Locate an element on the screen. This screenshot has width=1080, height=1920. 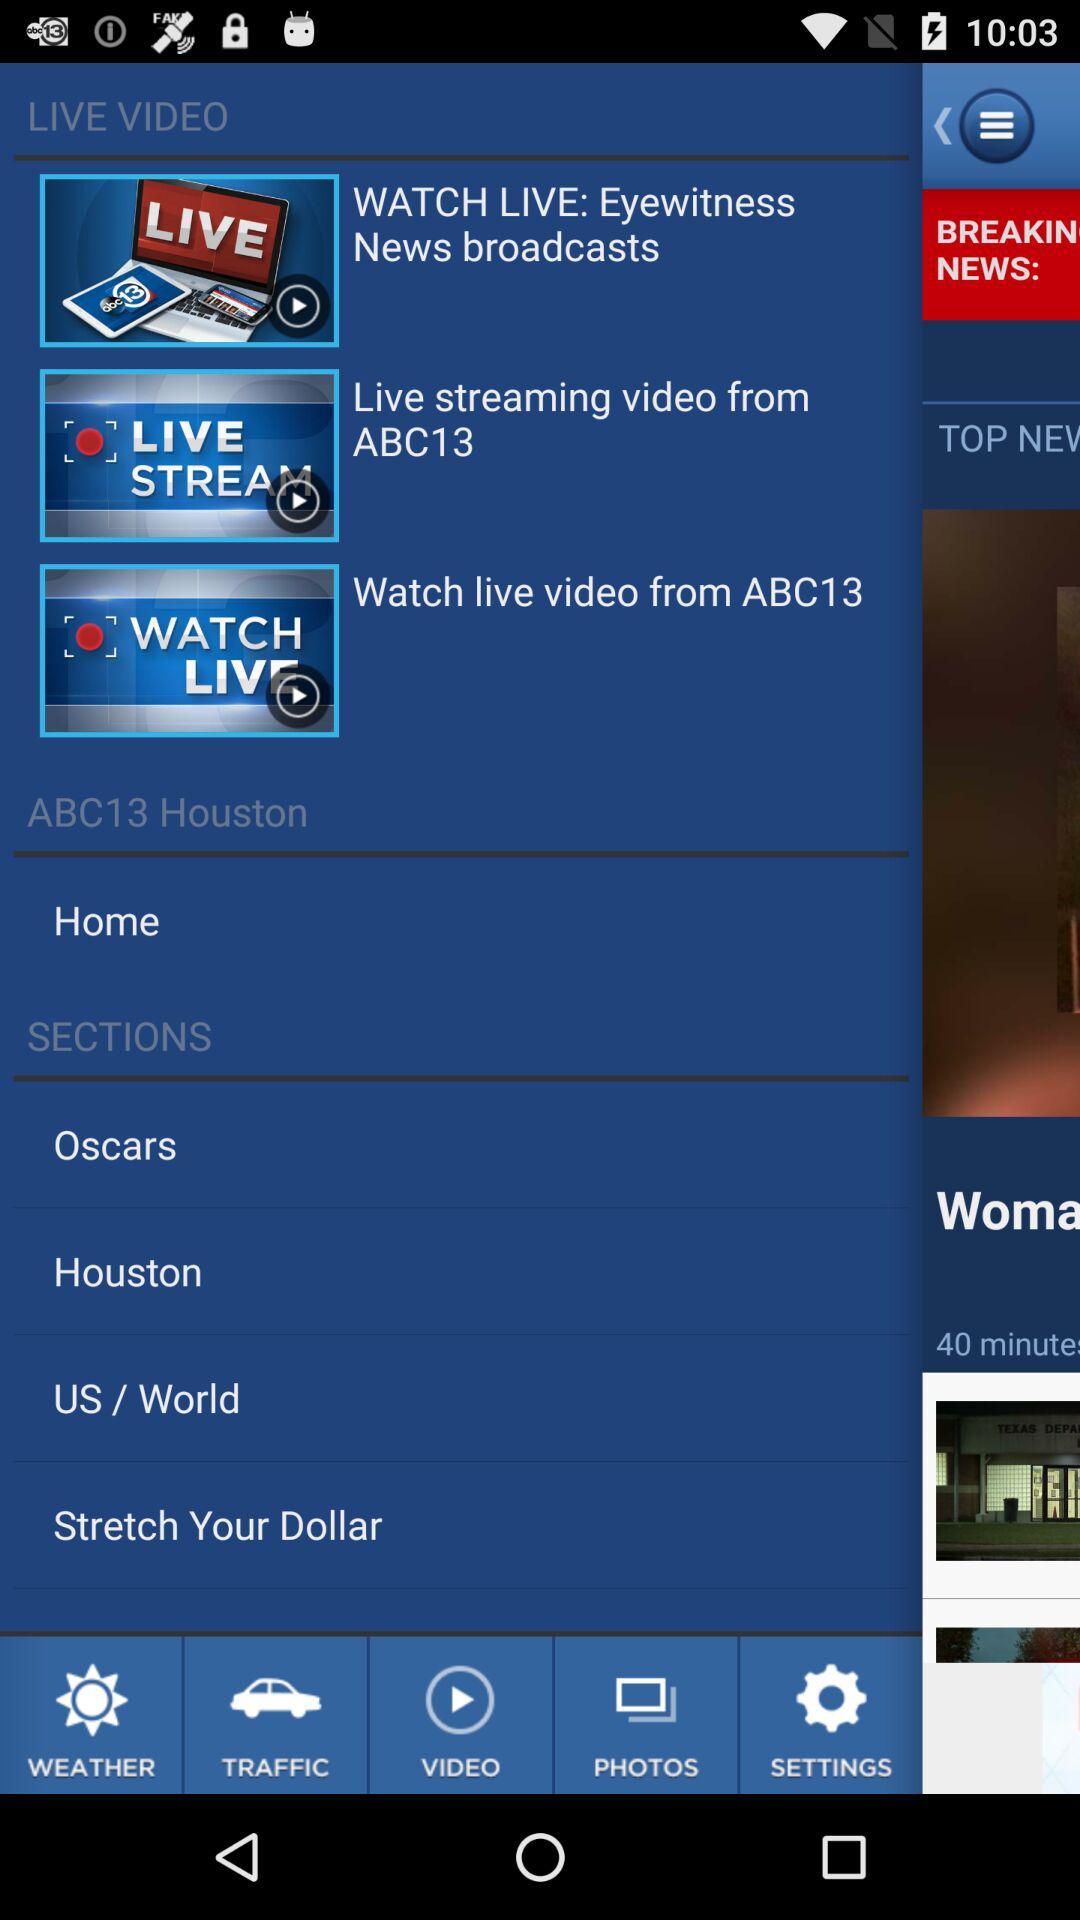
weather button is located at coordinates (90, 1714).